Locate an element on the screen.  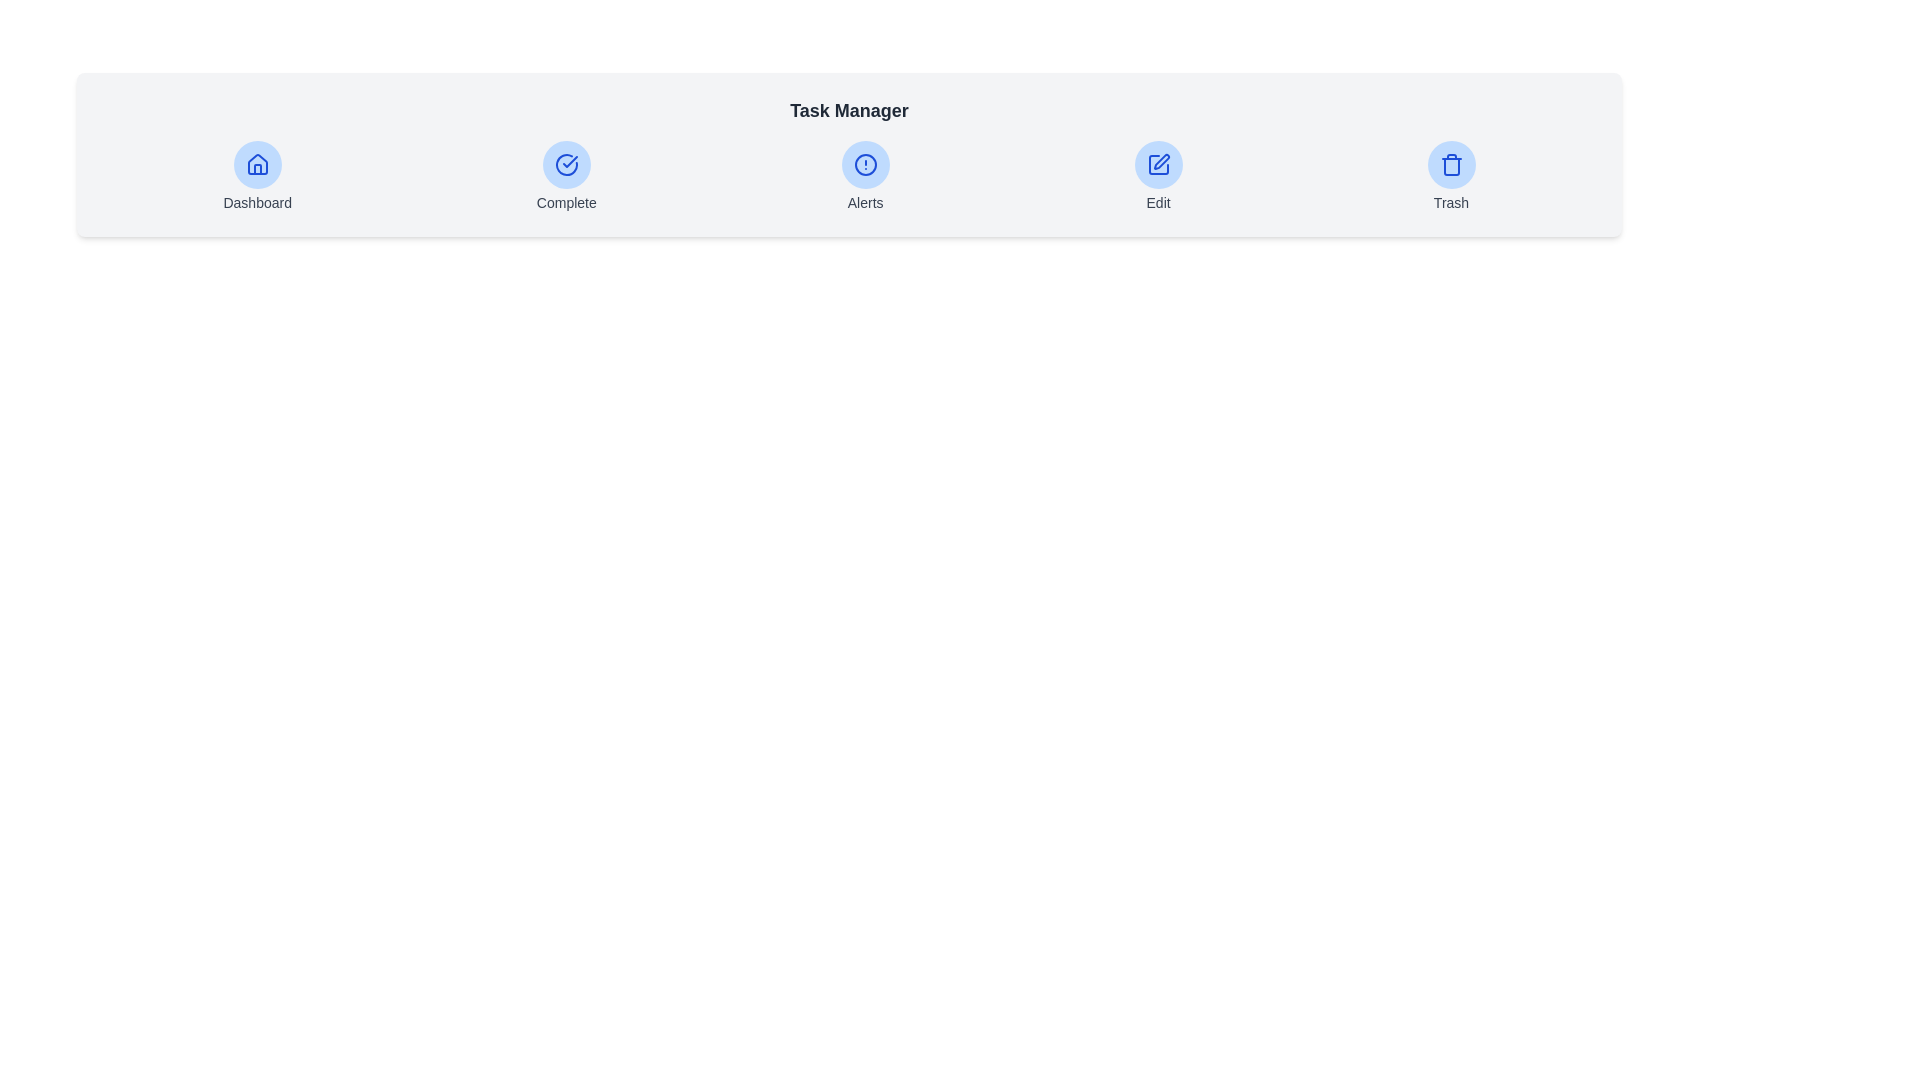
the 'Complete' icon within the button in the navigation bar, which serves as a status indicator for task completion is located at coordinates (565, 164).